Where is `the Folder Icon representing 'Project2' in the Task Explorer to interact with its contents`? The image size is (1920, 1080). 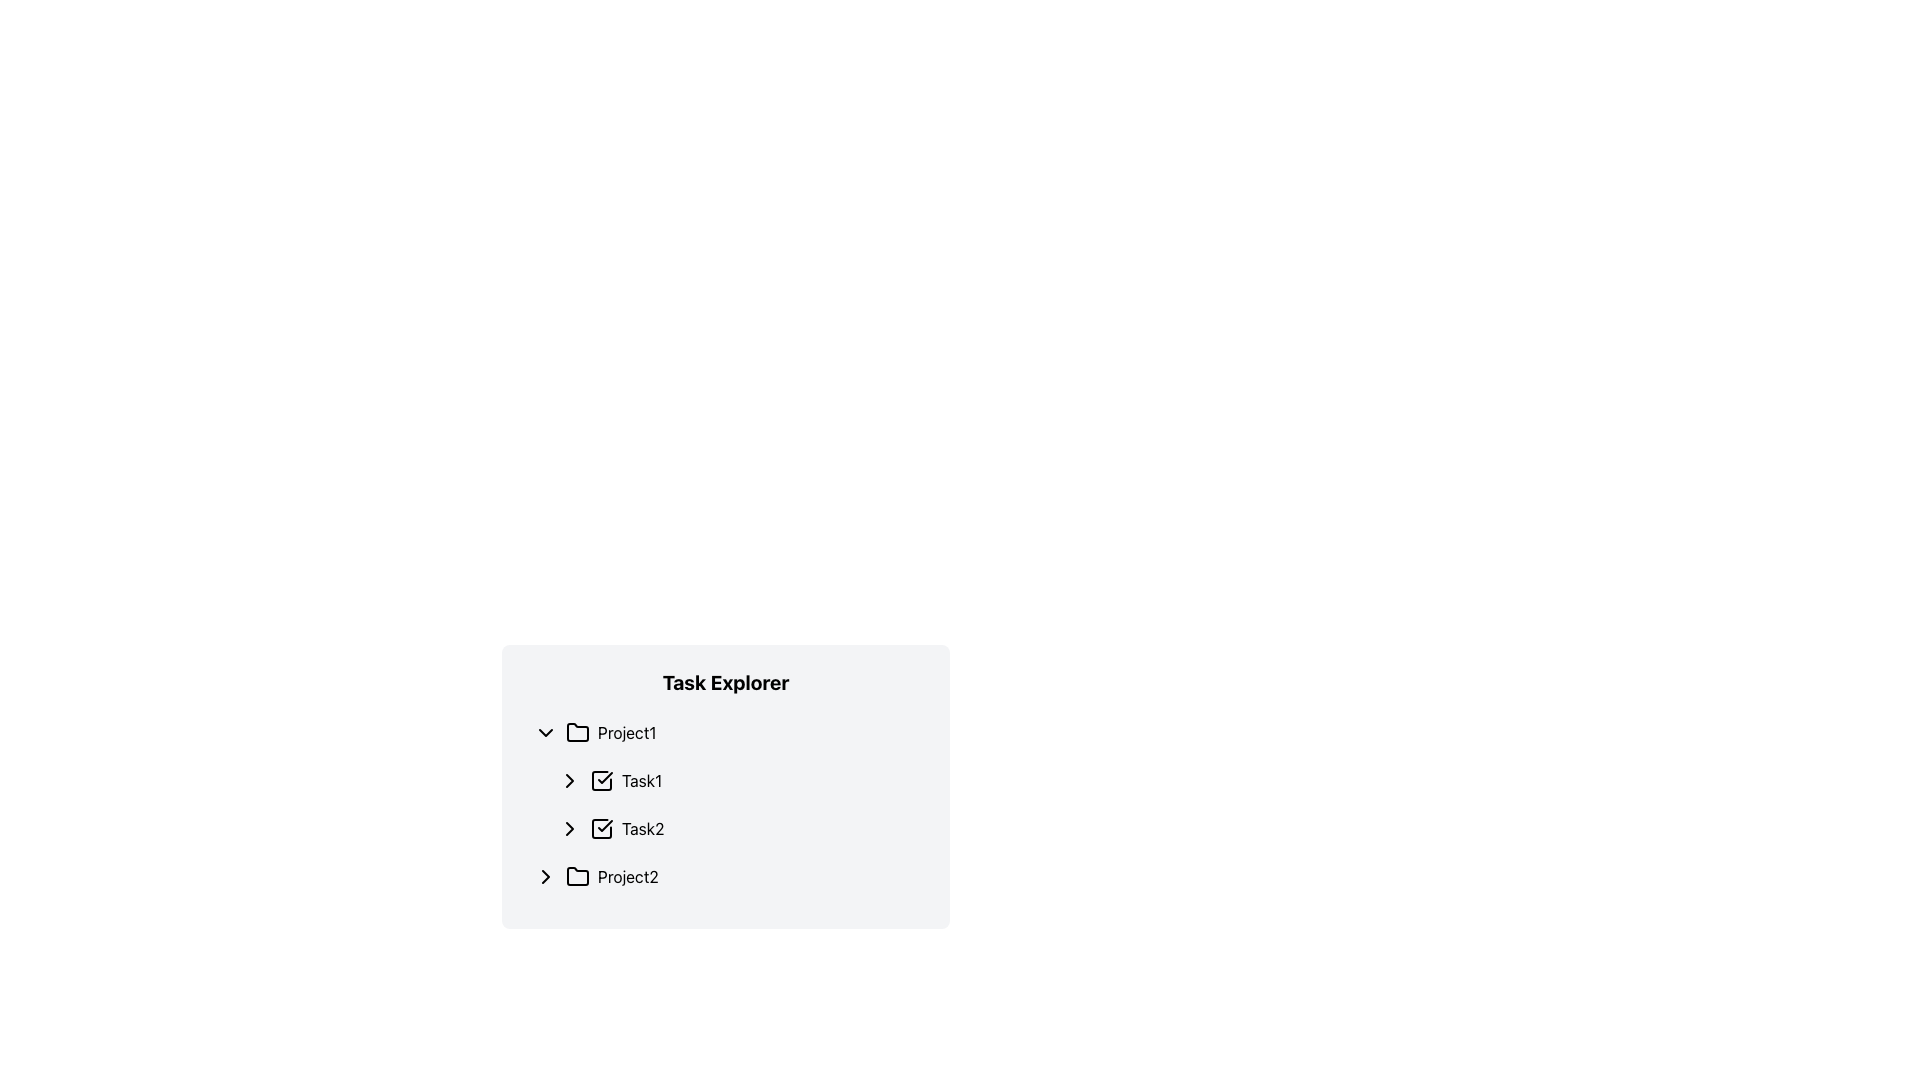 the Folder Icon representing 'Project2' in the Task Explorer to interact with its contents is located at coordinates (576, 874).